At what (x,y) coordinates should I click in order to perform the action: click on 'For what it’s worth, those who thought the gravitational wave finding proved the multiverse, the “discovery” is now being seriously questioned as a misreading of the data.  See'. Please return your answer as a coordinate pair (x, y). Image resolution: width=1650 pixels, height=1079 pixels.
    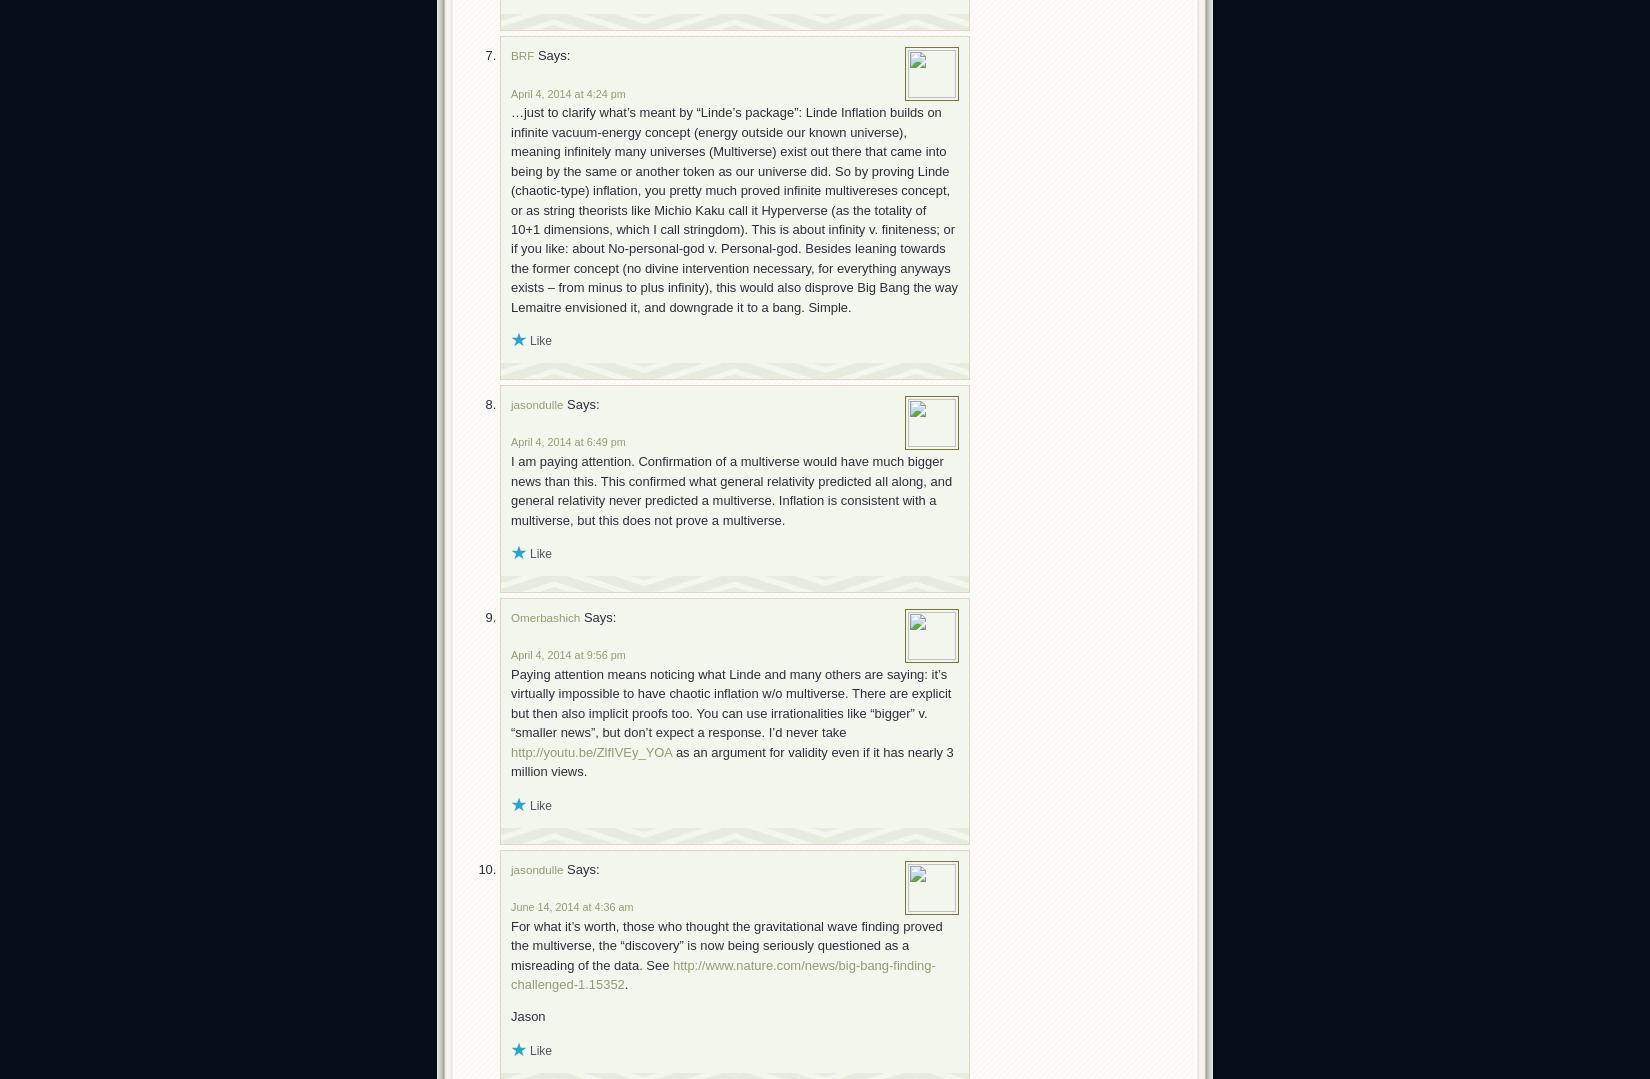
    Looking at the image, I should click on (510, 944).